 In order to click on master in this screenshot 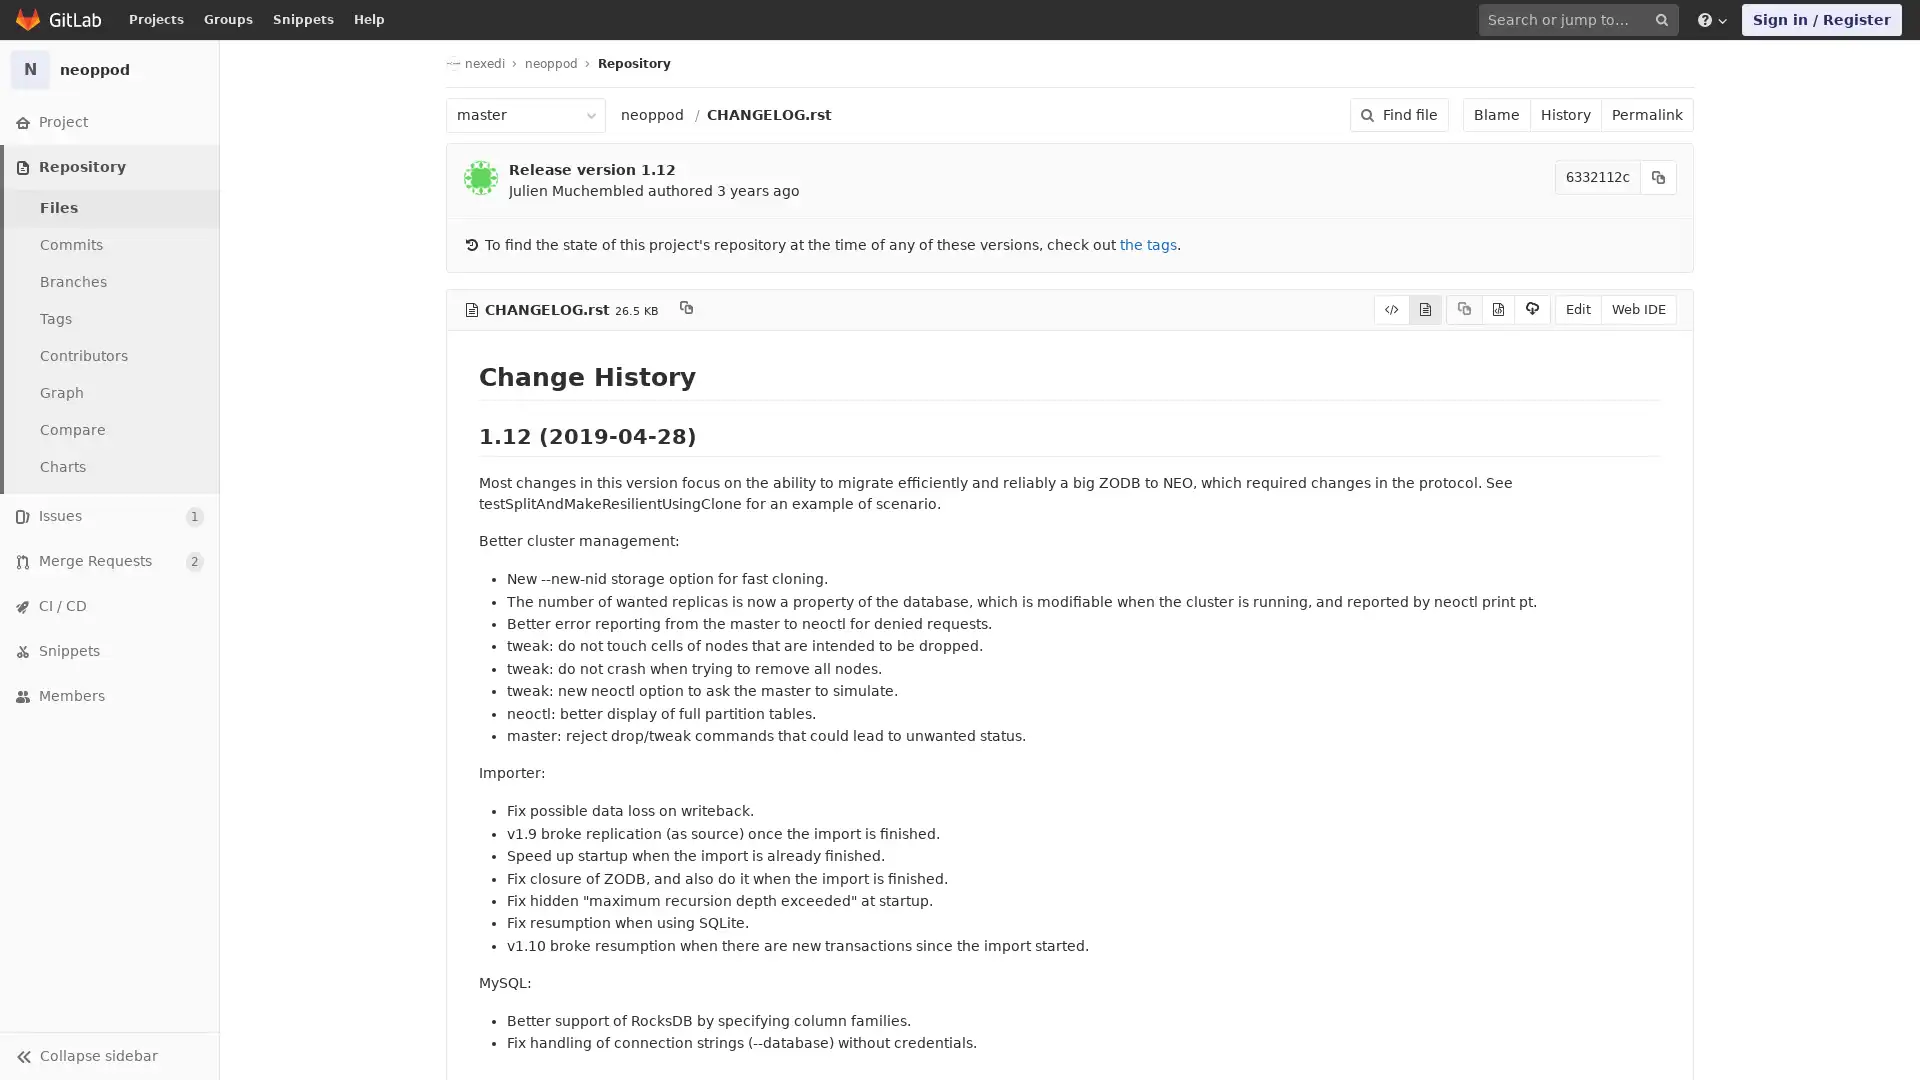, I will do `click(526, 115)`.